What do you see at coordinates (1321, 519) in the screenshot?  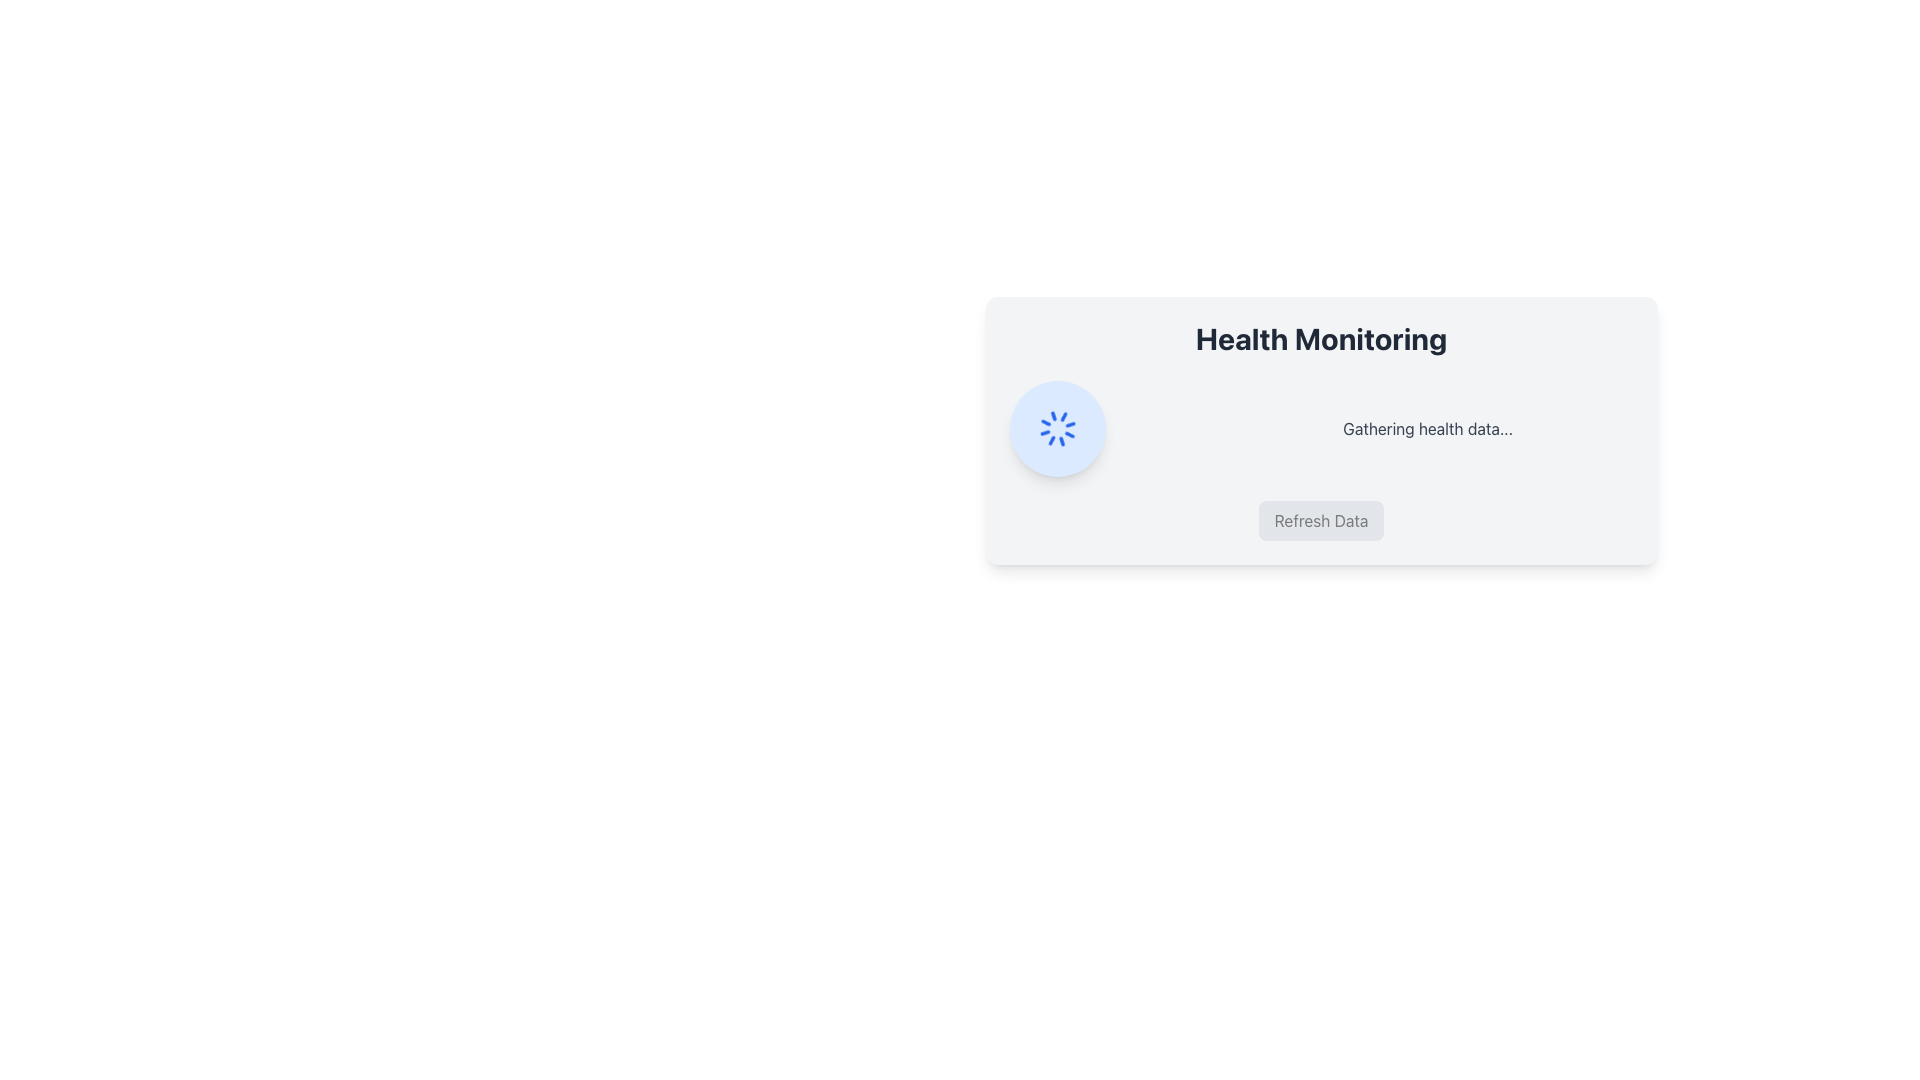 I see `the refresh button located at the bottom-right of the 'Health Monitoring' card to refresh the displayed data` at bounding box center [1321, 519].